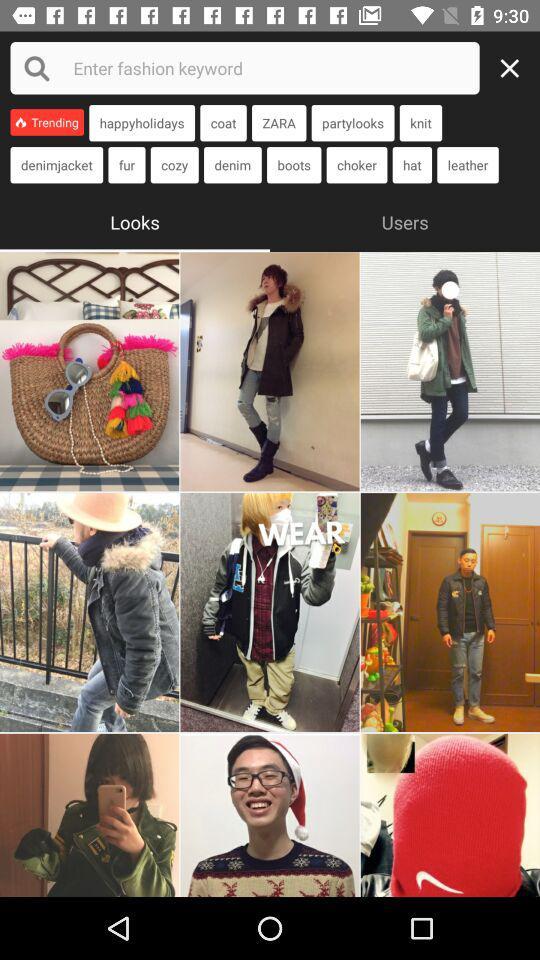 Image resolution: width=540 pixels, height=960 pixels. What do you see at coordinates (270, 815) in the screenshot?
I see `open picture` at bounding box center [270, 815].